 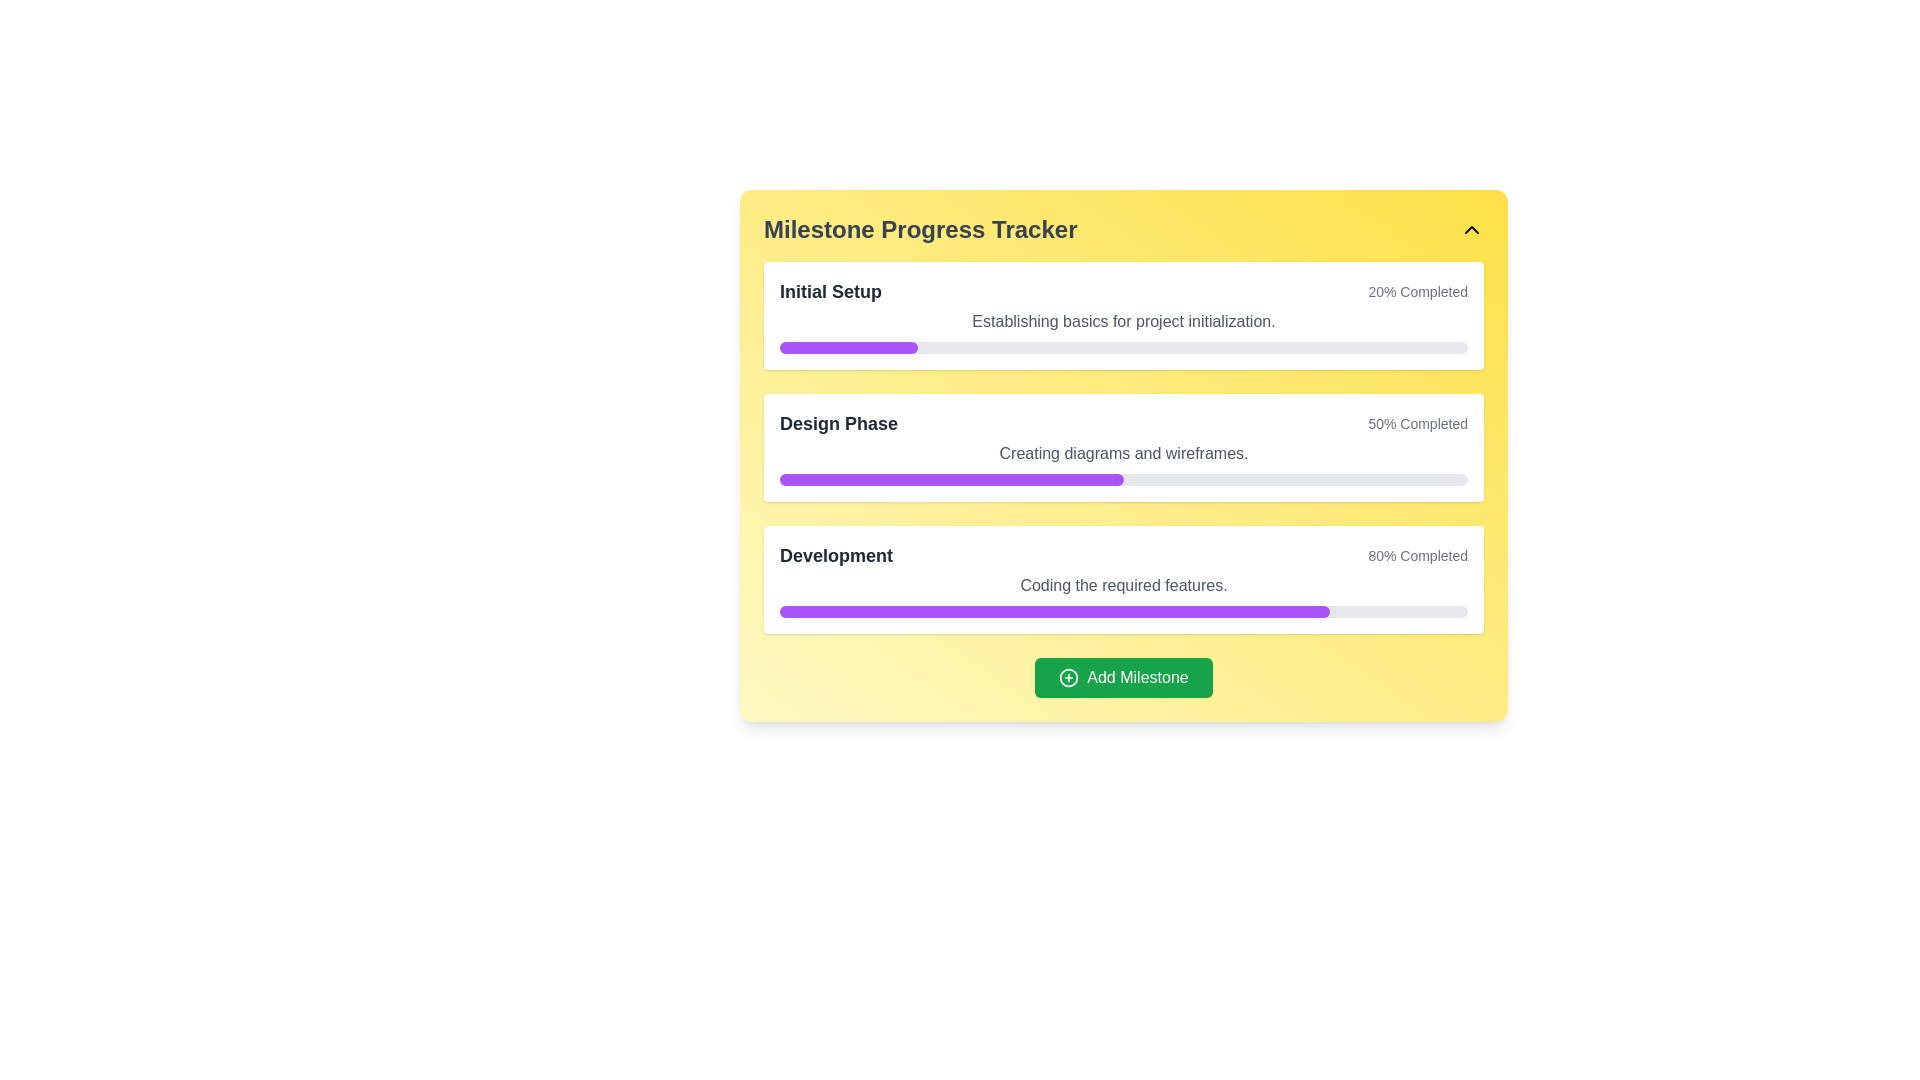 What do you see at coordinates (1417, 292) in the screenshot?
I see `the text label indicating the progress percentage of the 'Initial Setup' milestone, which shows that 20% of the milestone is completed` at bounding box center [1417, 292].